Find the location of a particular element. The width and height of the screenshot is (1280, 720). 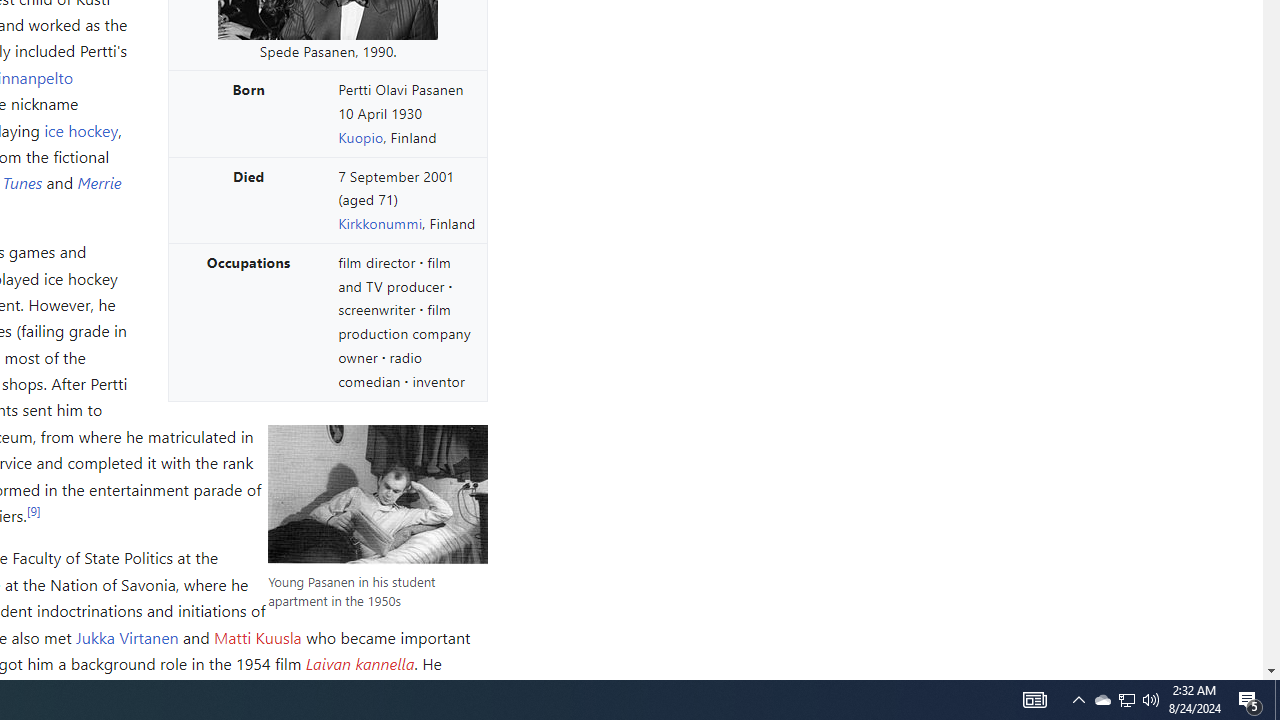

'Matti Kuusla' is located at coordinates (256, 636).